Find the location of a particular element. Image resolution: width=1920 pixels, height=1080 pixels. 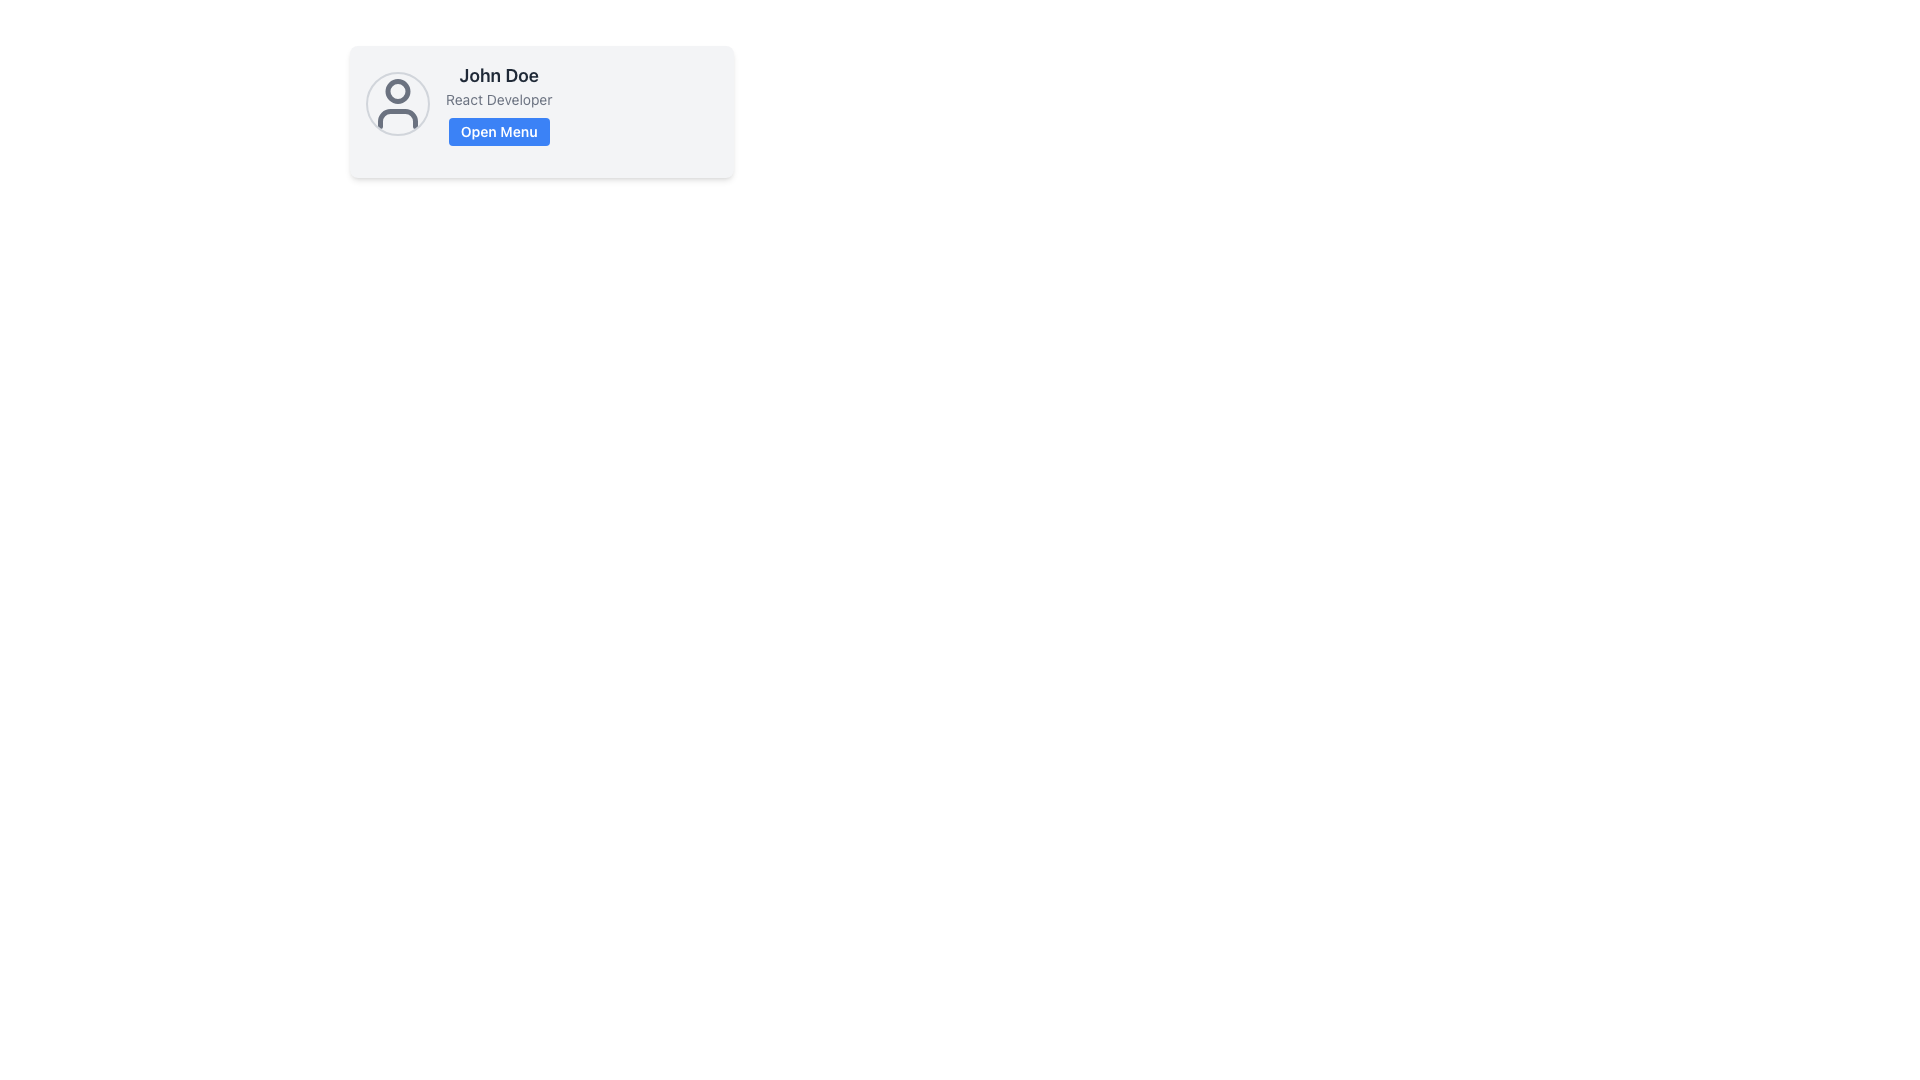

the Circular Profile Placeholder or Avatar representing the user profile for 'John Doe', located to the left of the textual details and the 'Open Menu' button is located at coordinates (398, 104).